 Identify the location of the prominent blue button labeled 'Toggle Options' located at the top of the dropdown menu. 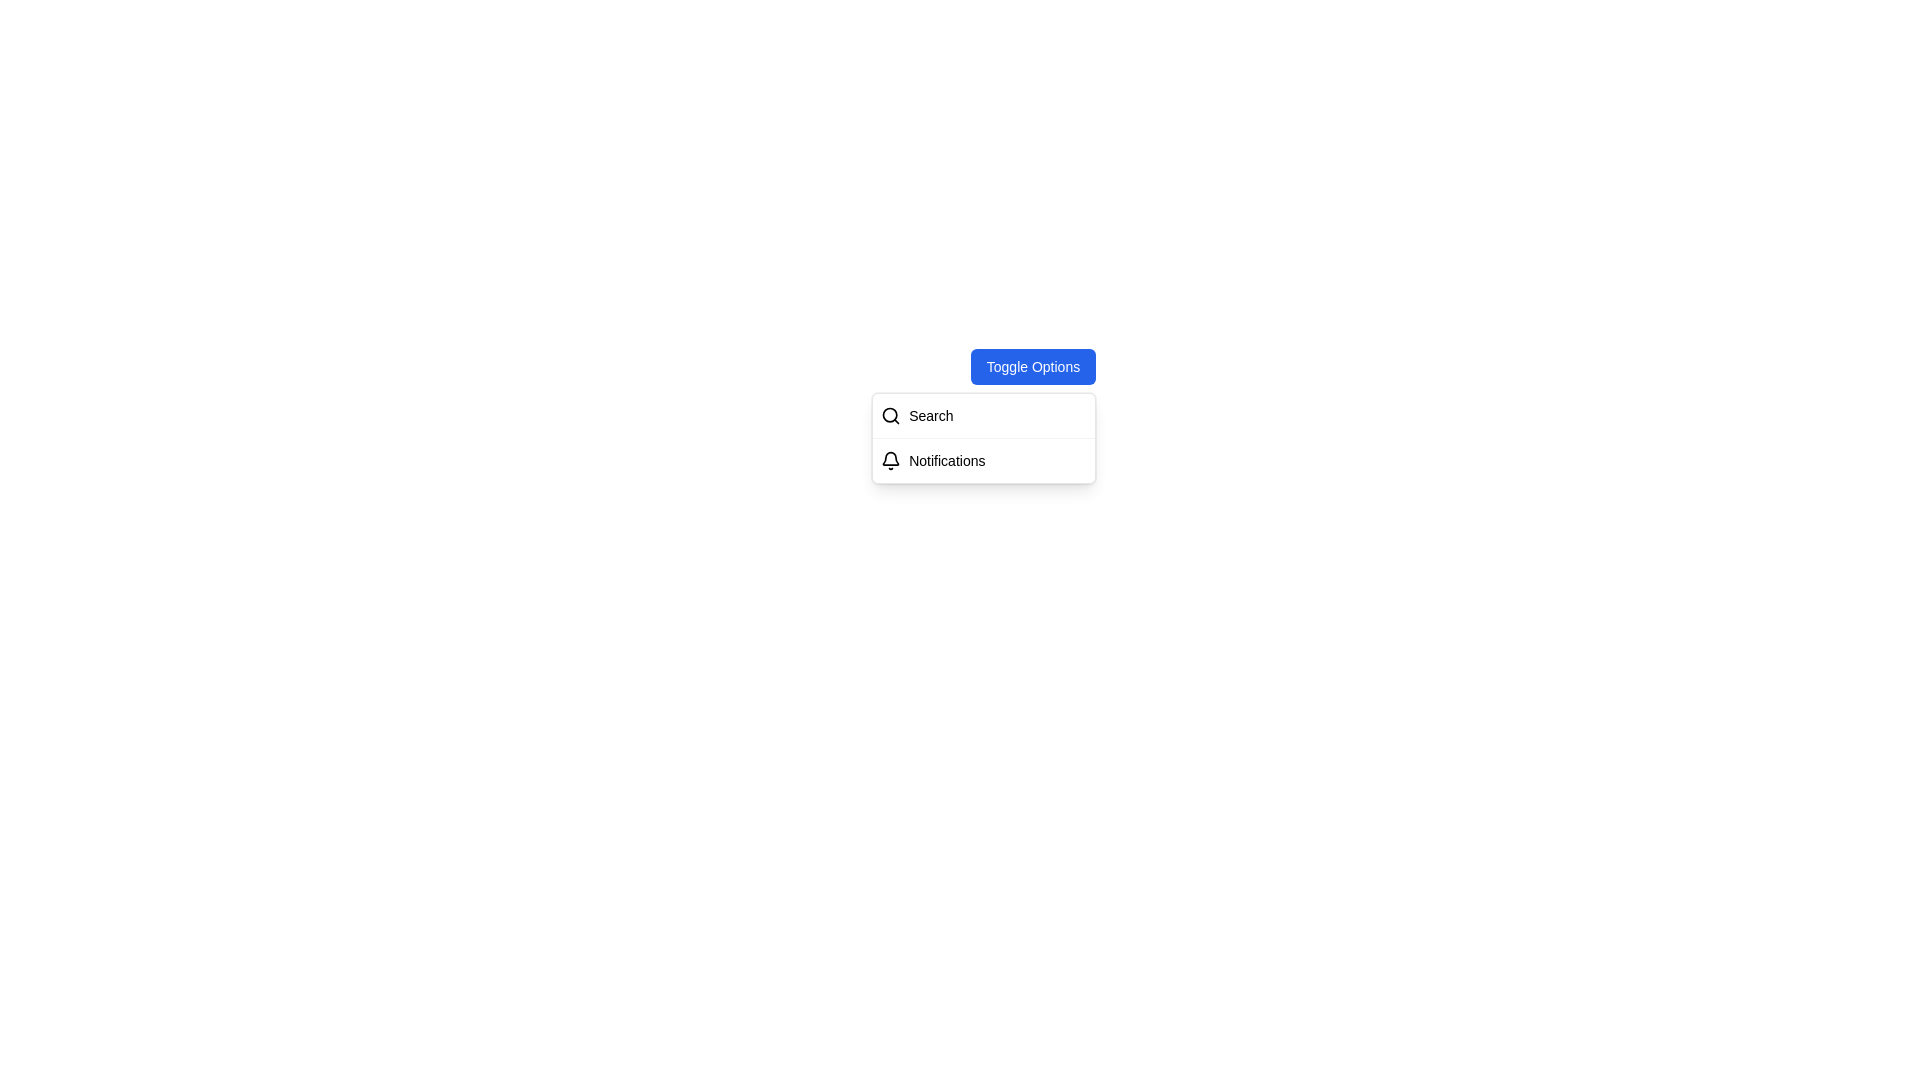
(1033, 366).